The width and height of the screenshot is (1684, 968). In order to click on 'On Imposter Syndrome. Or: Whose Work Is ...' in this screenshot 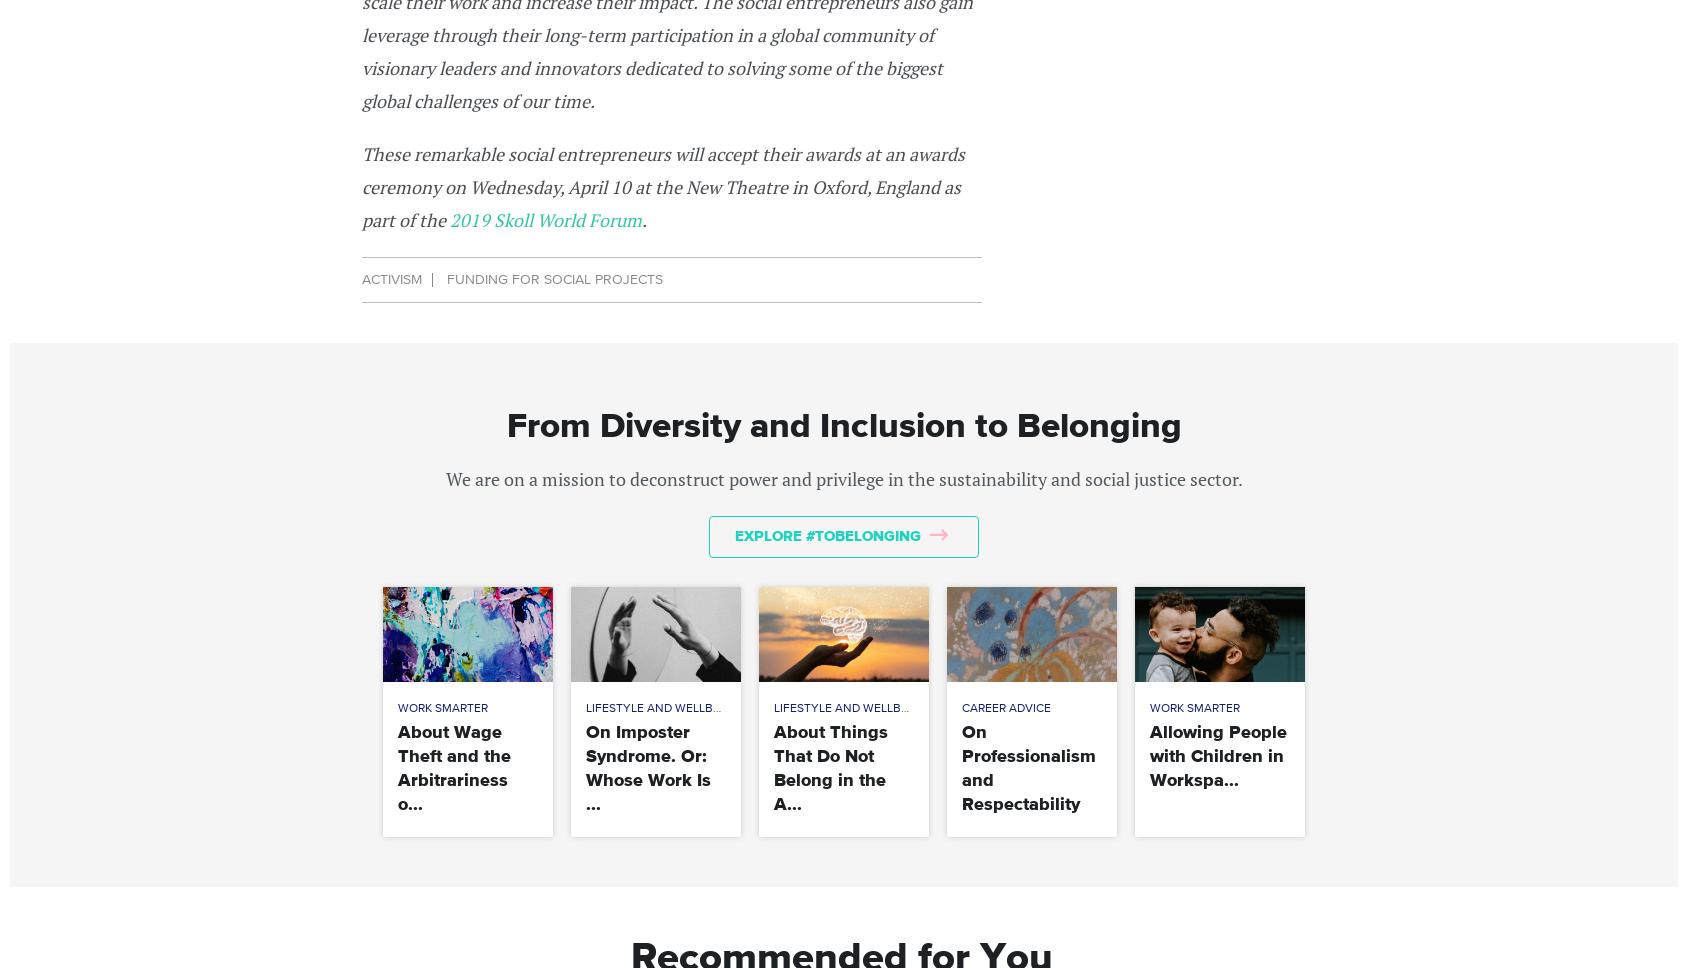, I will do `click(648, 767)`.